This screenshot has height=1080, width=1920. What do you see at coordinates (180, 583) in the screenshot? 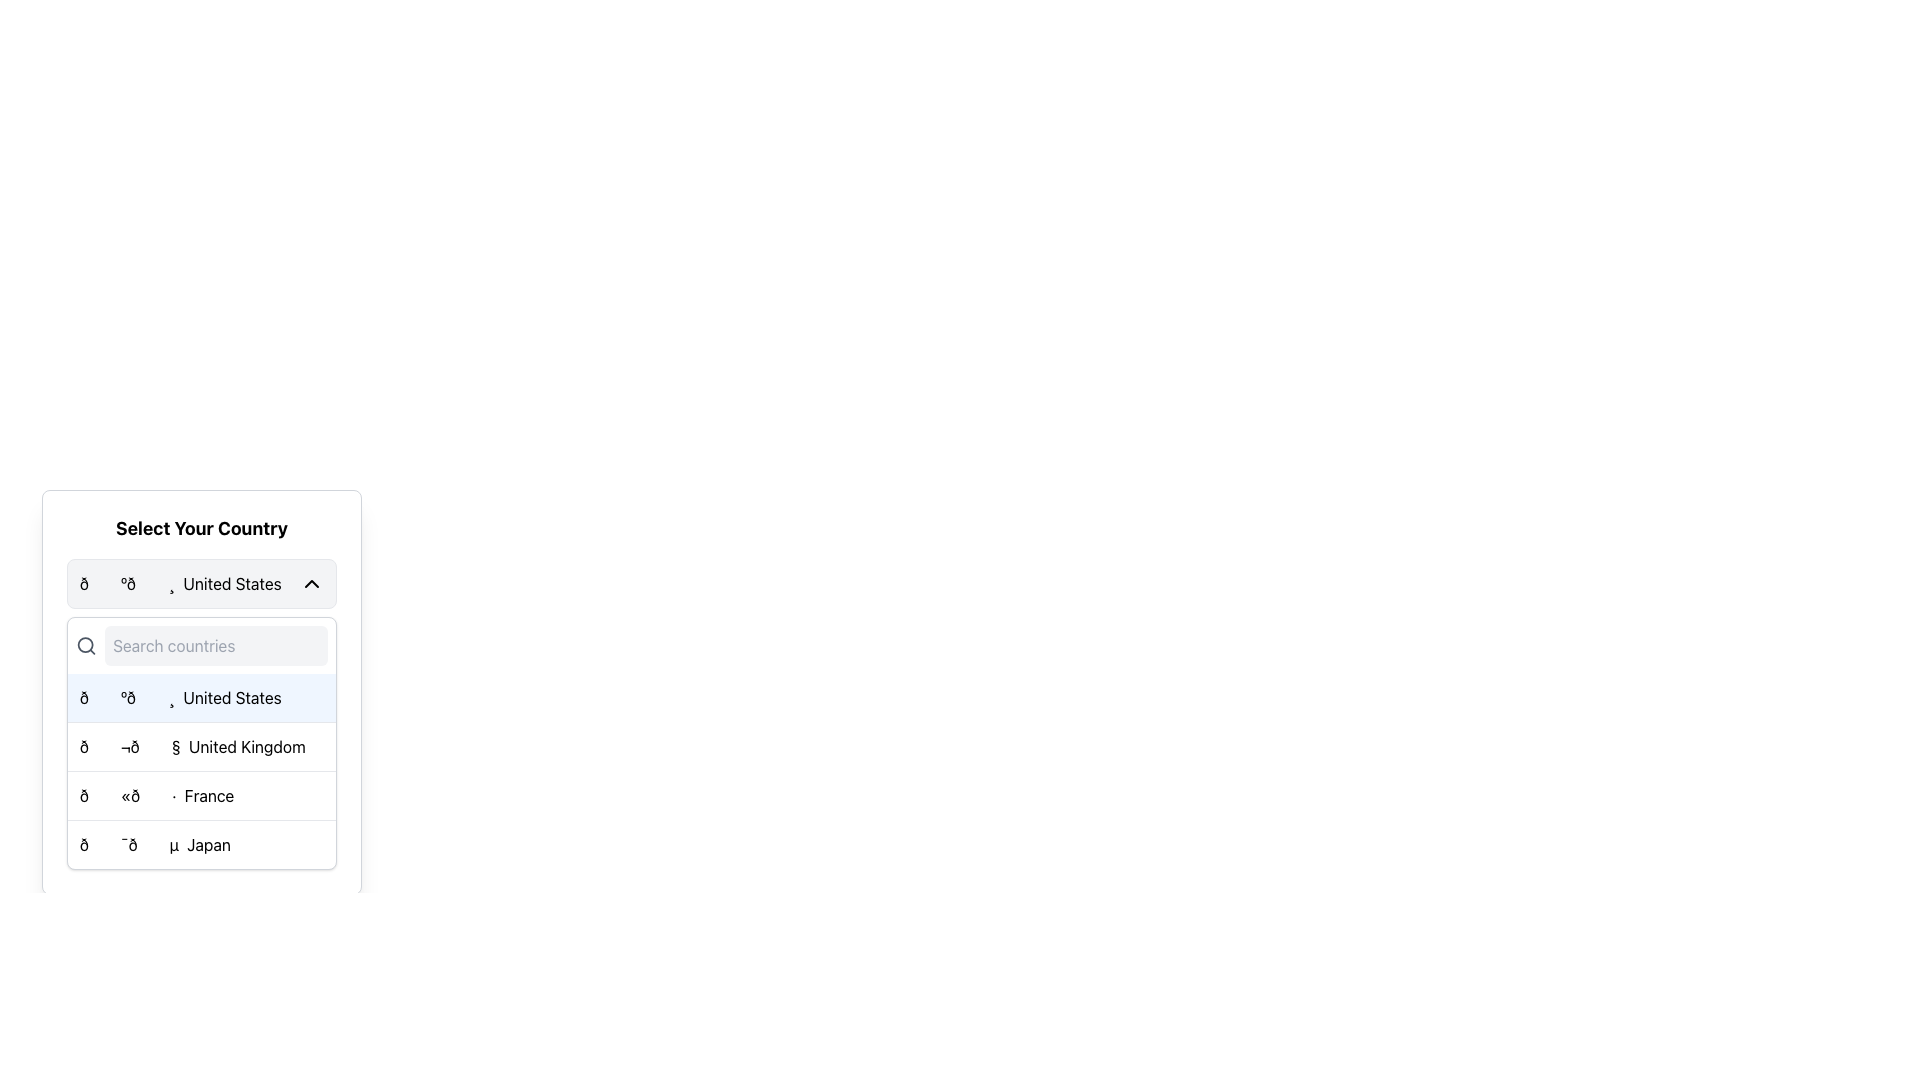
I see `the composite element displaying the emoji of a flag and the text 'United States' in the dropdown menu titled 'Select Your Country'` at bounding box center [180, 583].